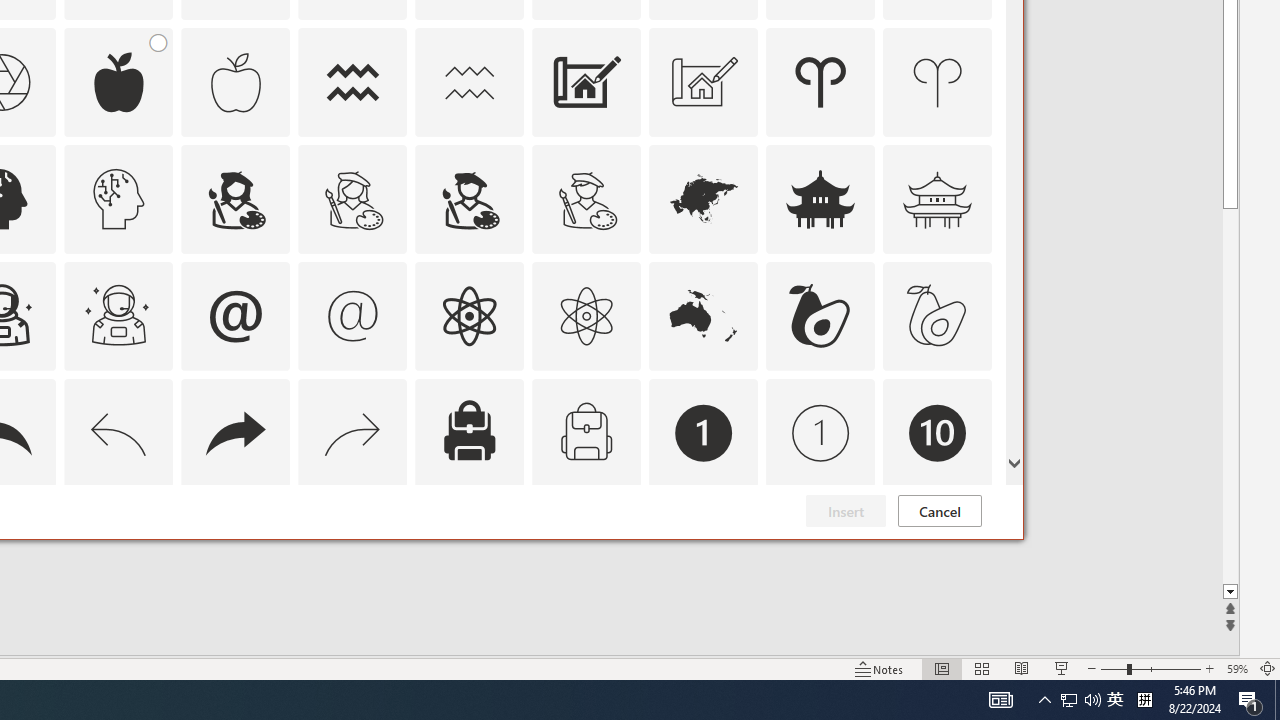 The width and height of the screenshot is (1280, 720). Describe the element at coordinates (468, 431) in the screenshot. I see `'AutomationID: Icons_Backpack'` at that location.